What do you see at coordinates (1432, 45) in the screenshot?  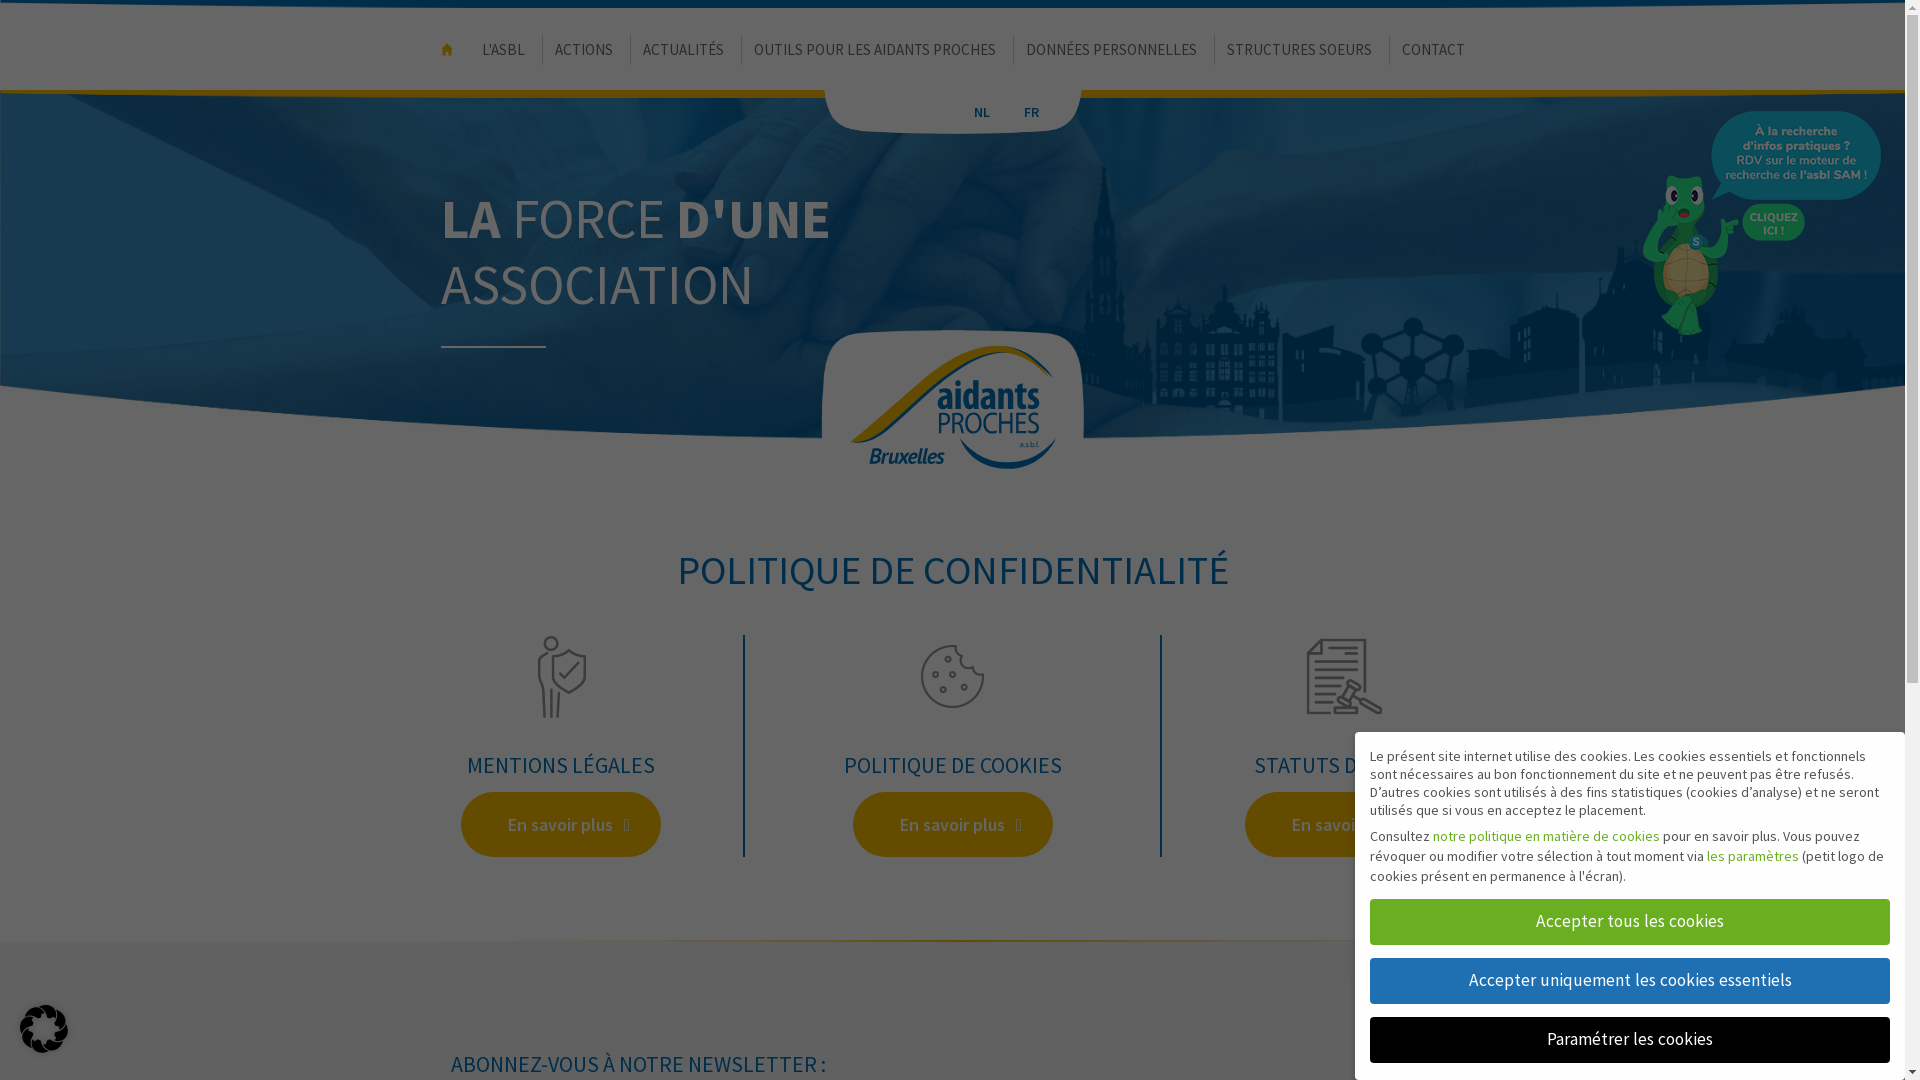 I see `'CONTACT'` at bounding box center [1432, 45].